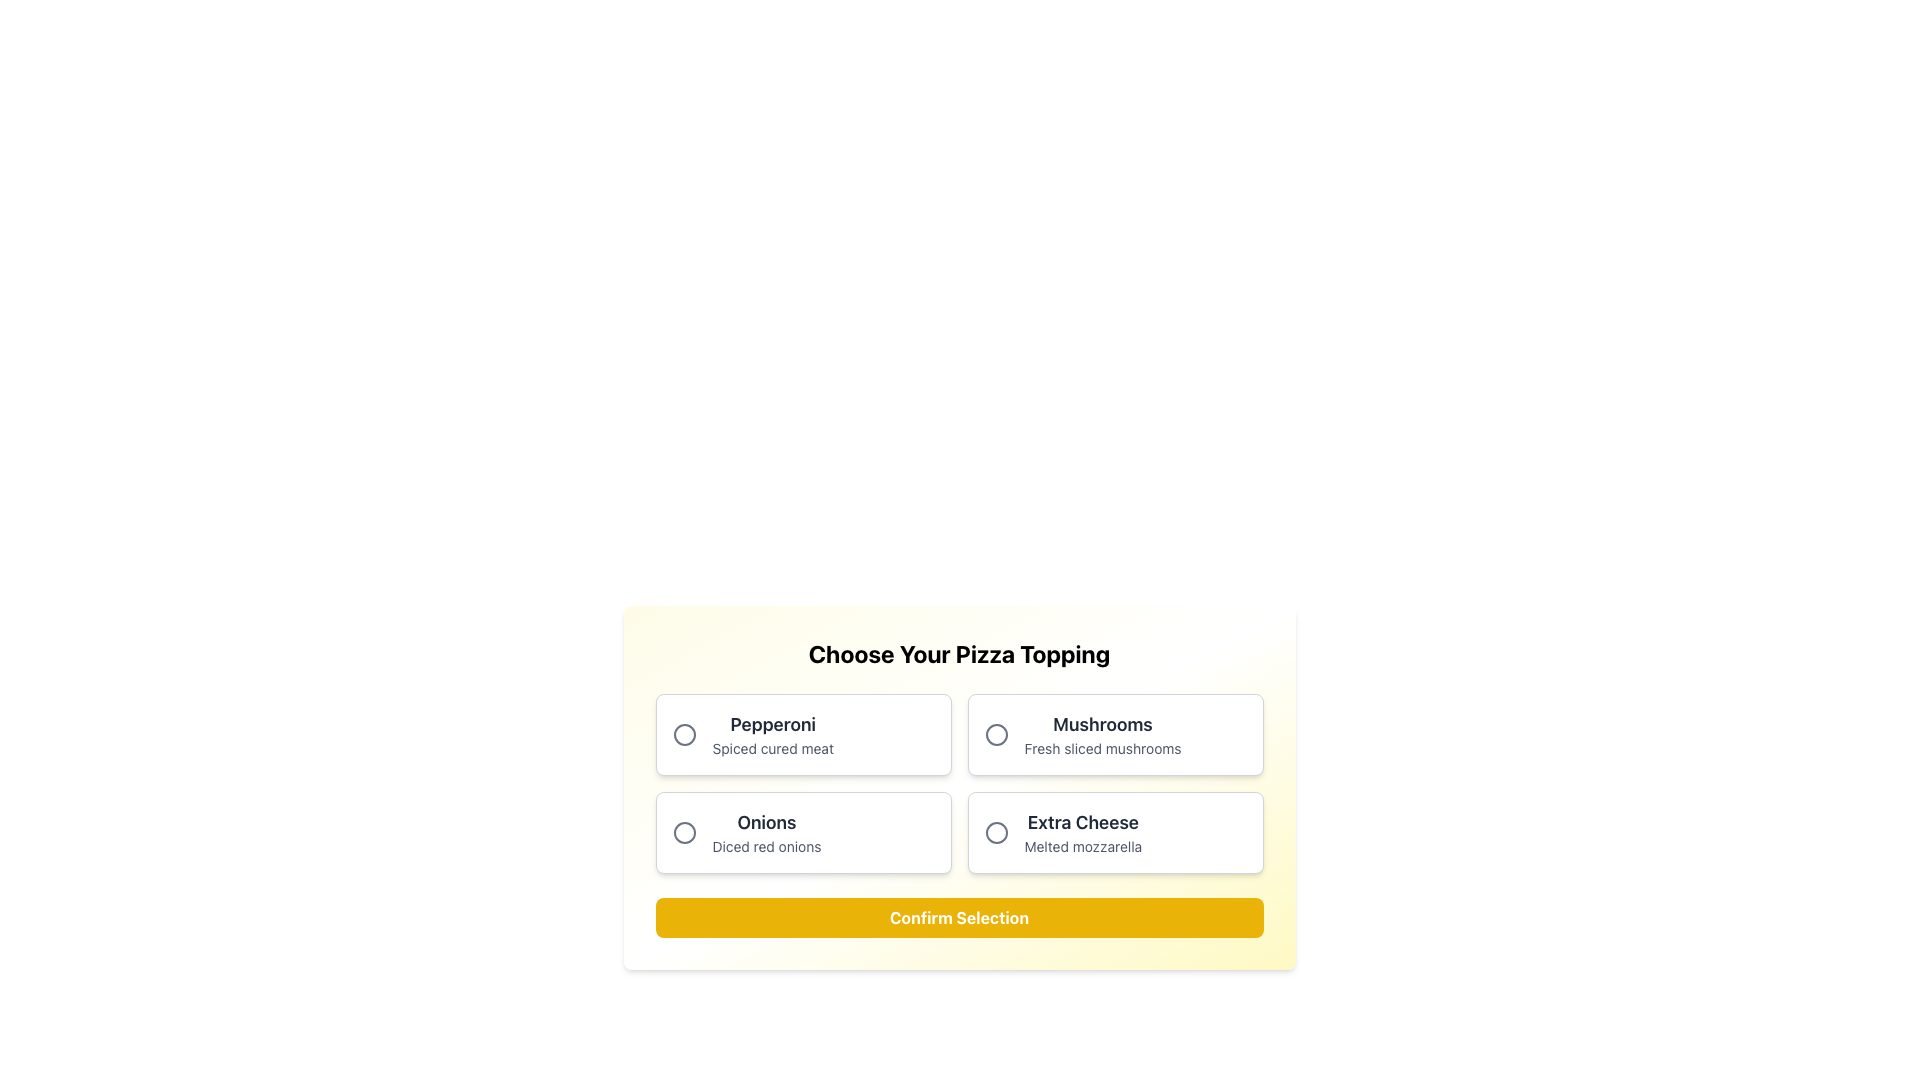 This screenshot has width=1920, height=1080. What do you see at coordinates (684, 833) in the screenshot?
I see `the radio button for the 'Onions' topping located on the left side of the option card in the pizza toppings selection grid` at bounding box center [684, 833].